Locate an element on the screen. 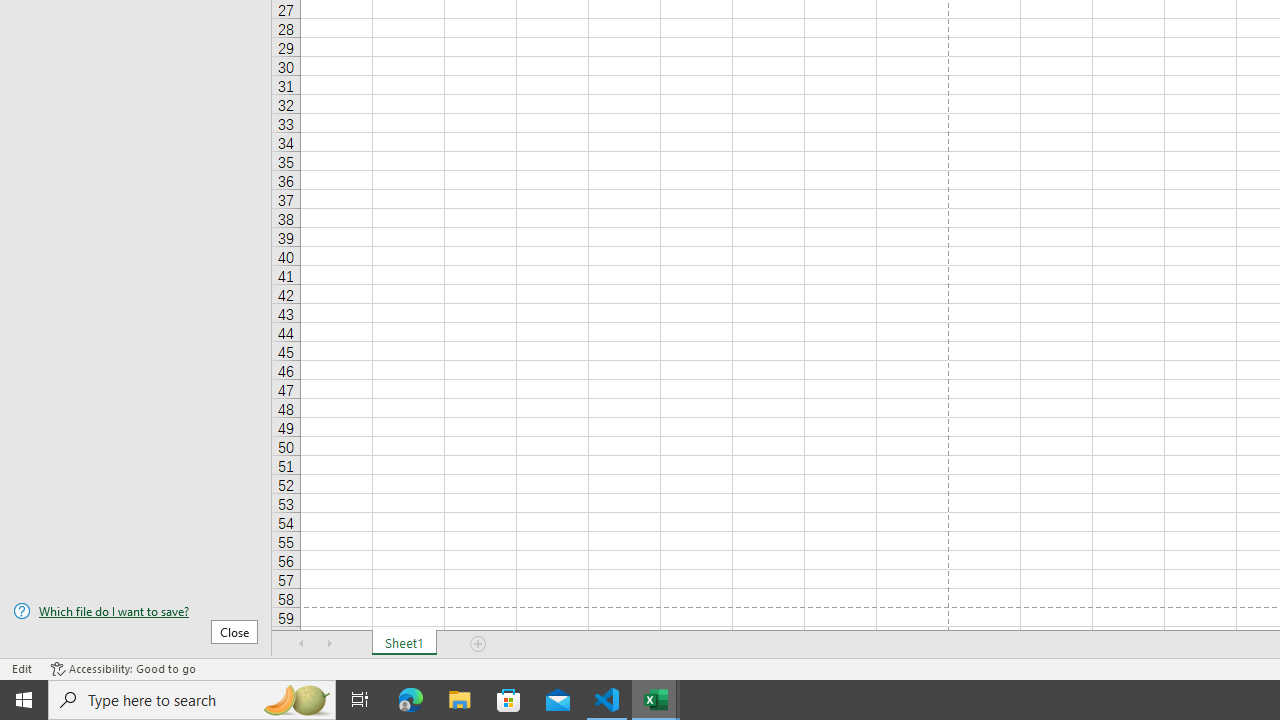 The image size is (1280, 720). 'Accessibility Checker Accessibility: Good to go' is located at coordinates (122, 669).